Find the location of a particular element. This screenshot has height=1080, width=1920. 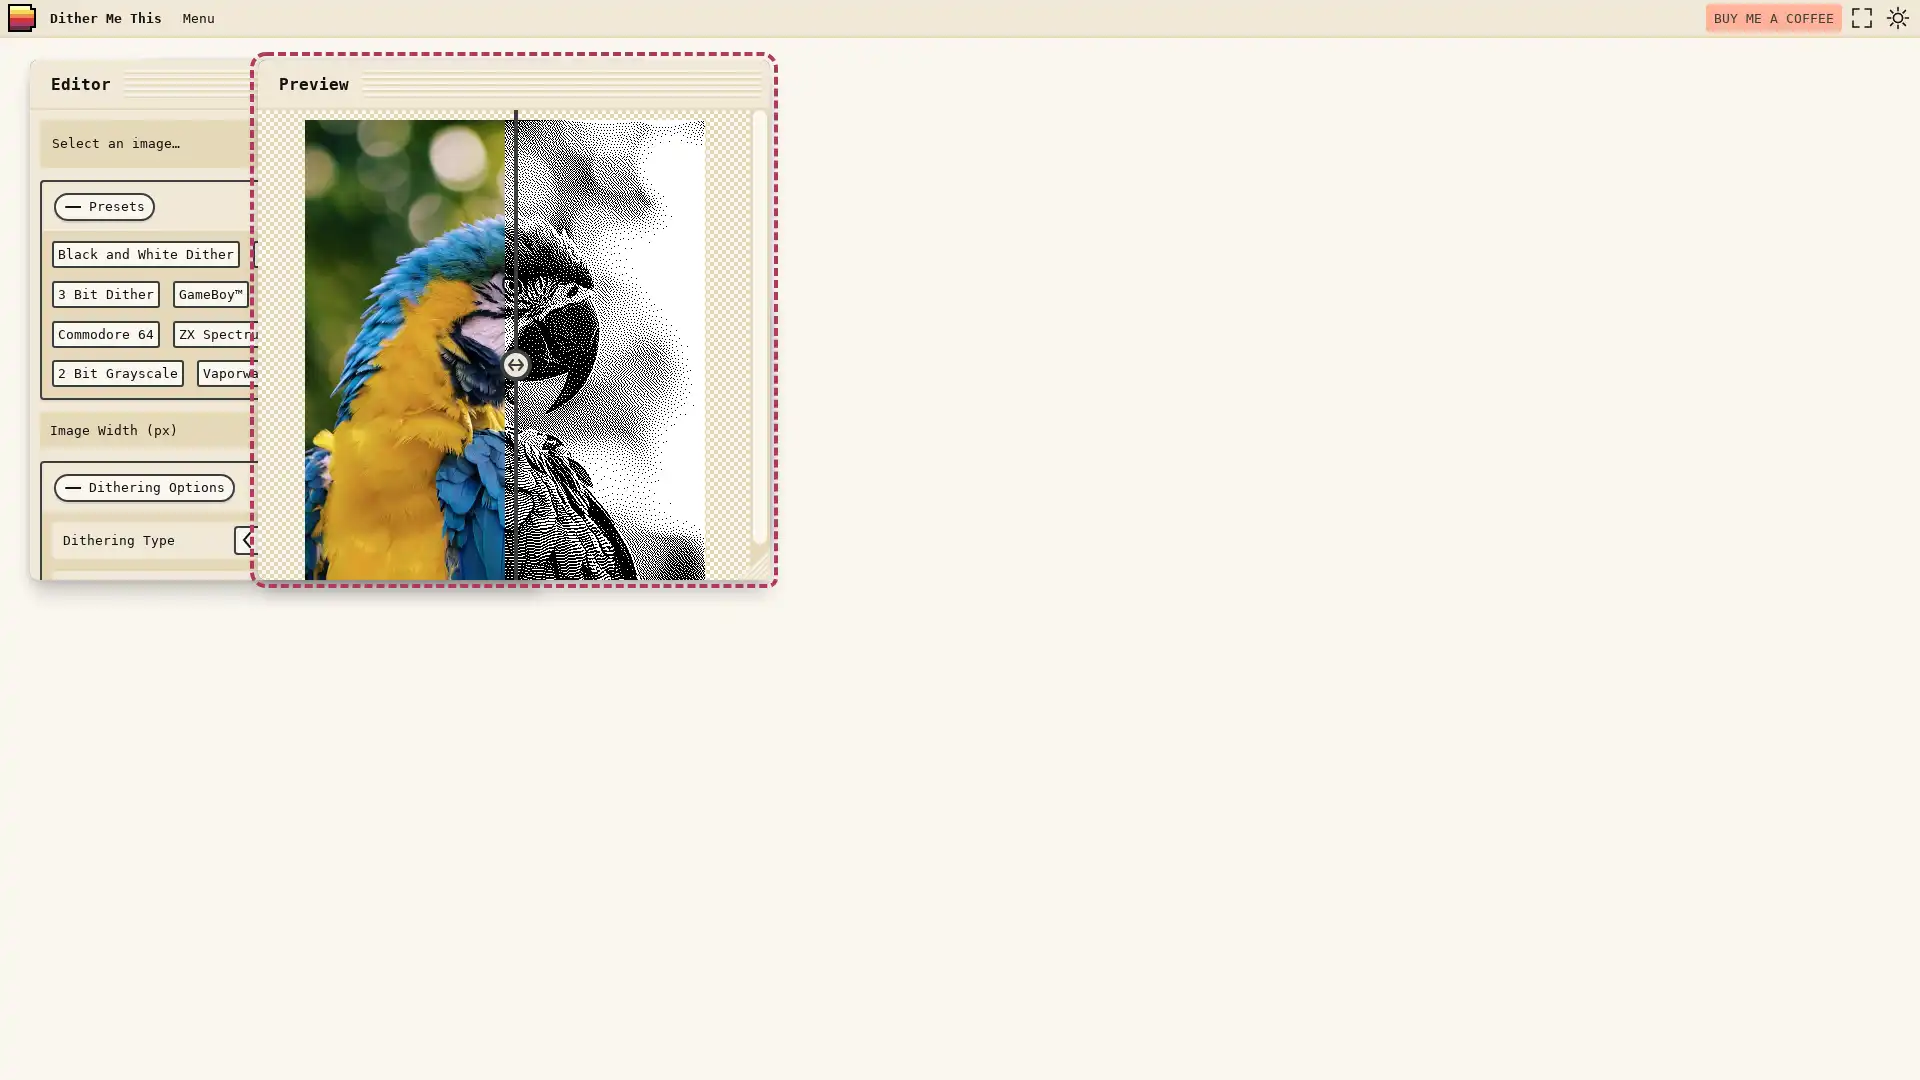

3 Bit Dither is located at coordinates (104, 293).